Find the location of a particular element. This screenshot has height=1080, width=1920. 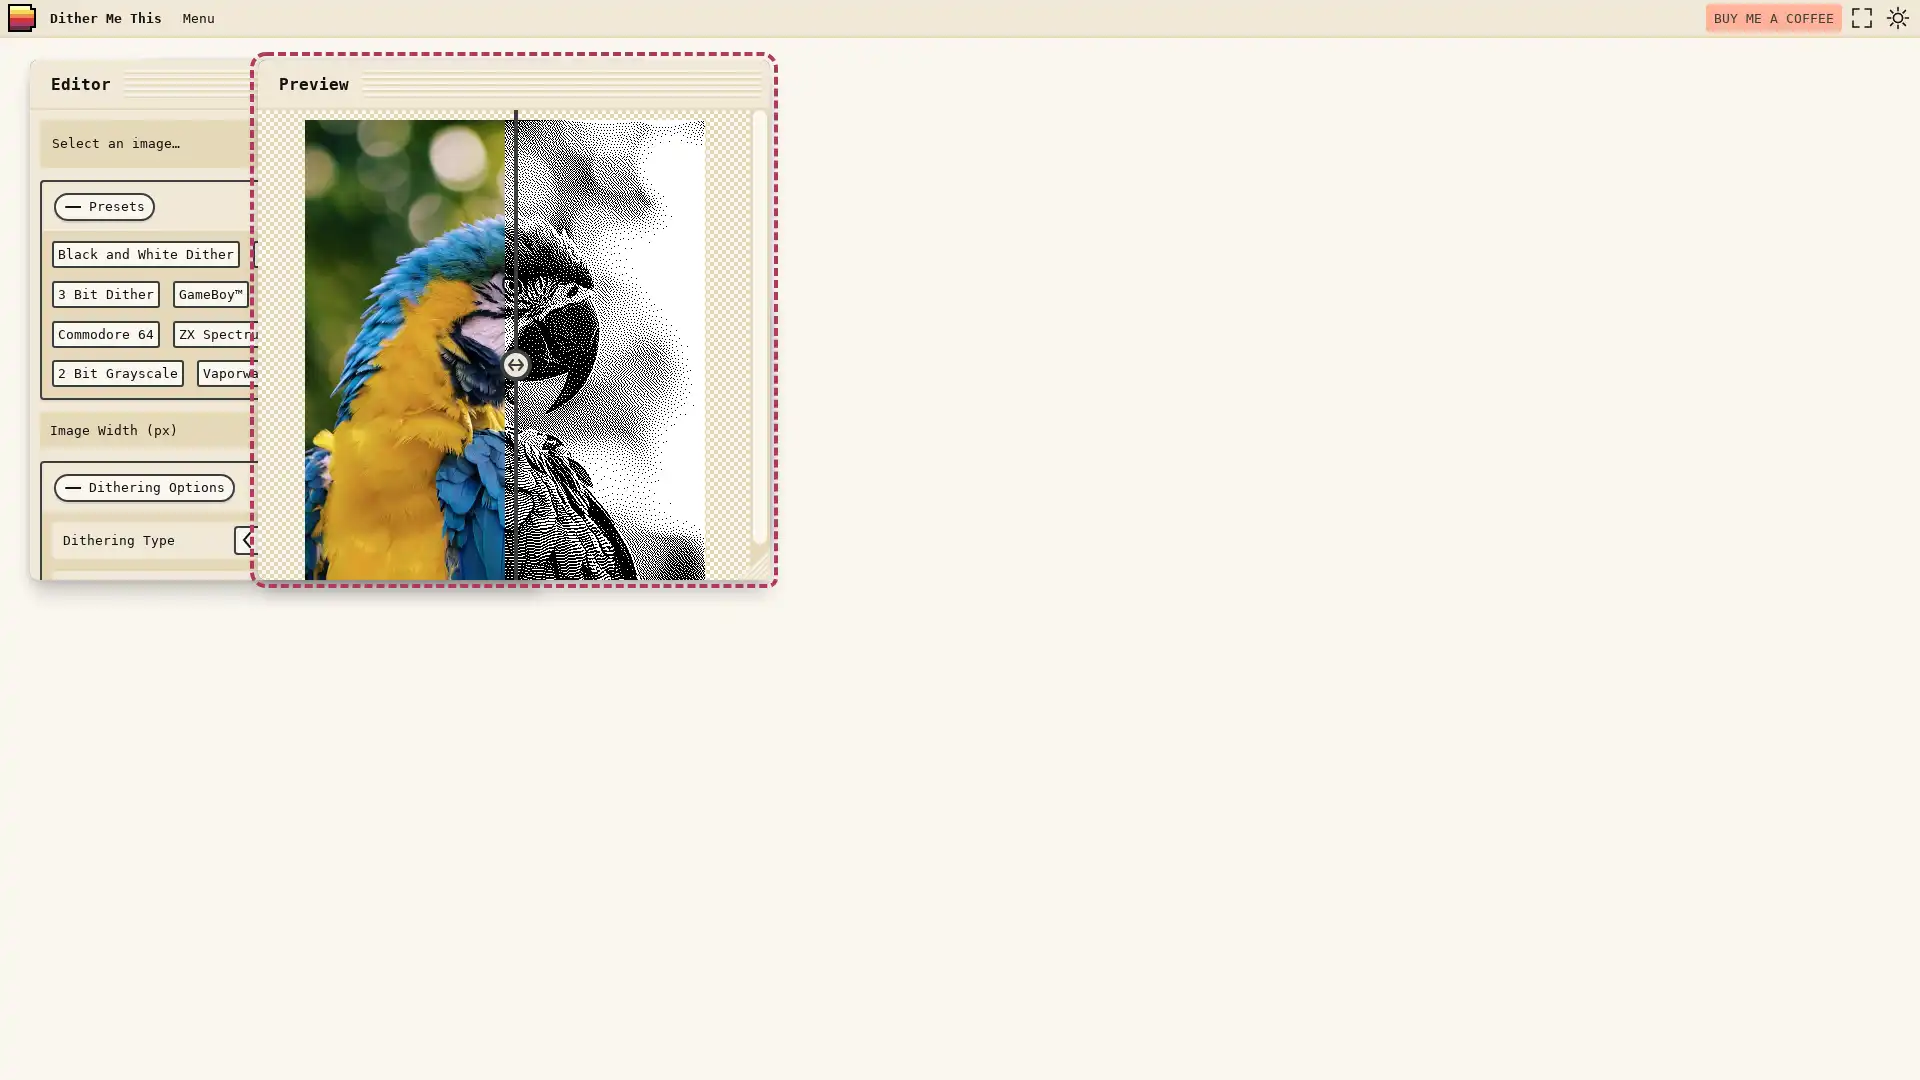

3 Bit Dither is located at coordinates (104, 293).